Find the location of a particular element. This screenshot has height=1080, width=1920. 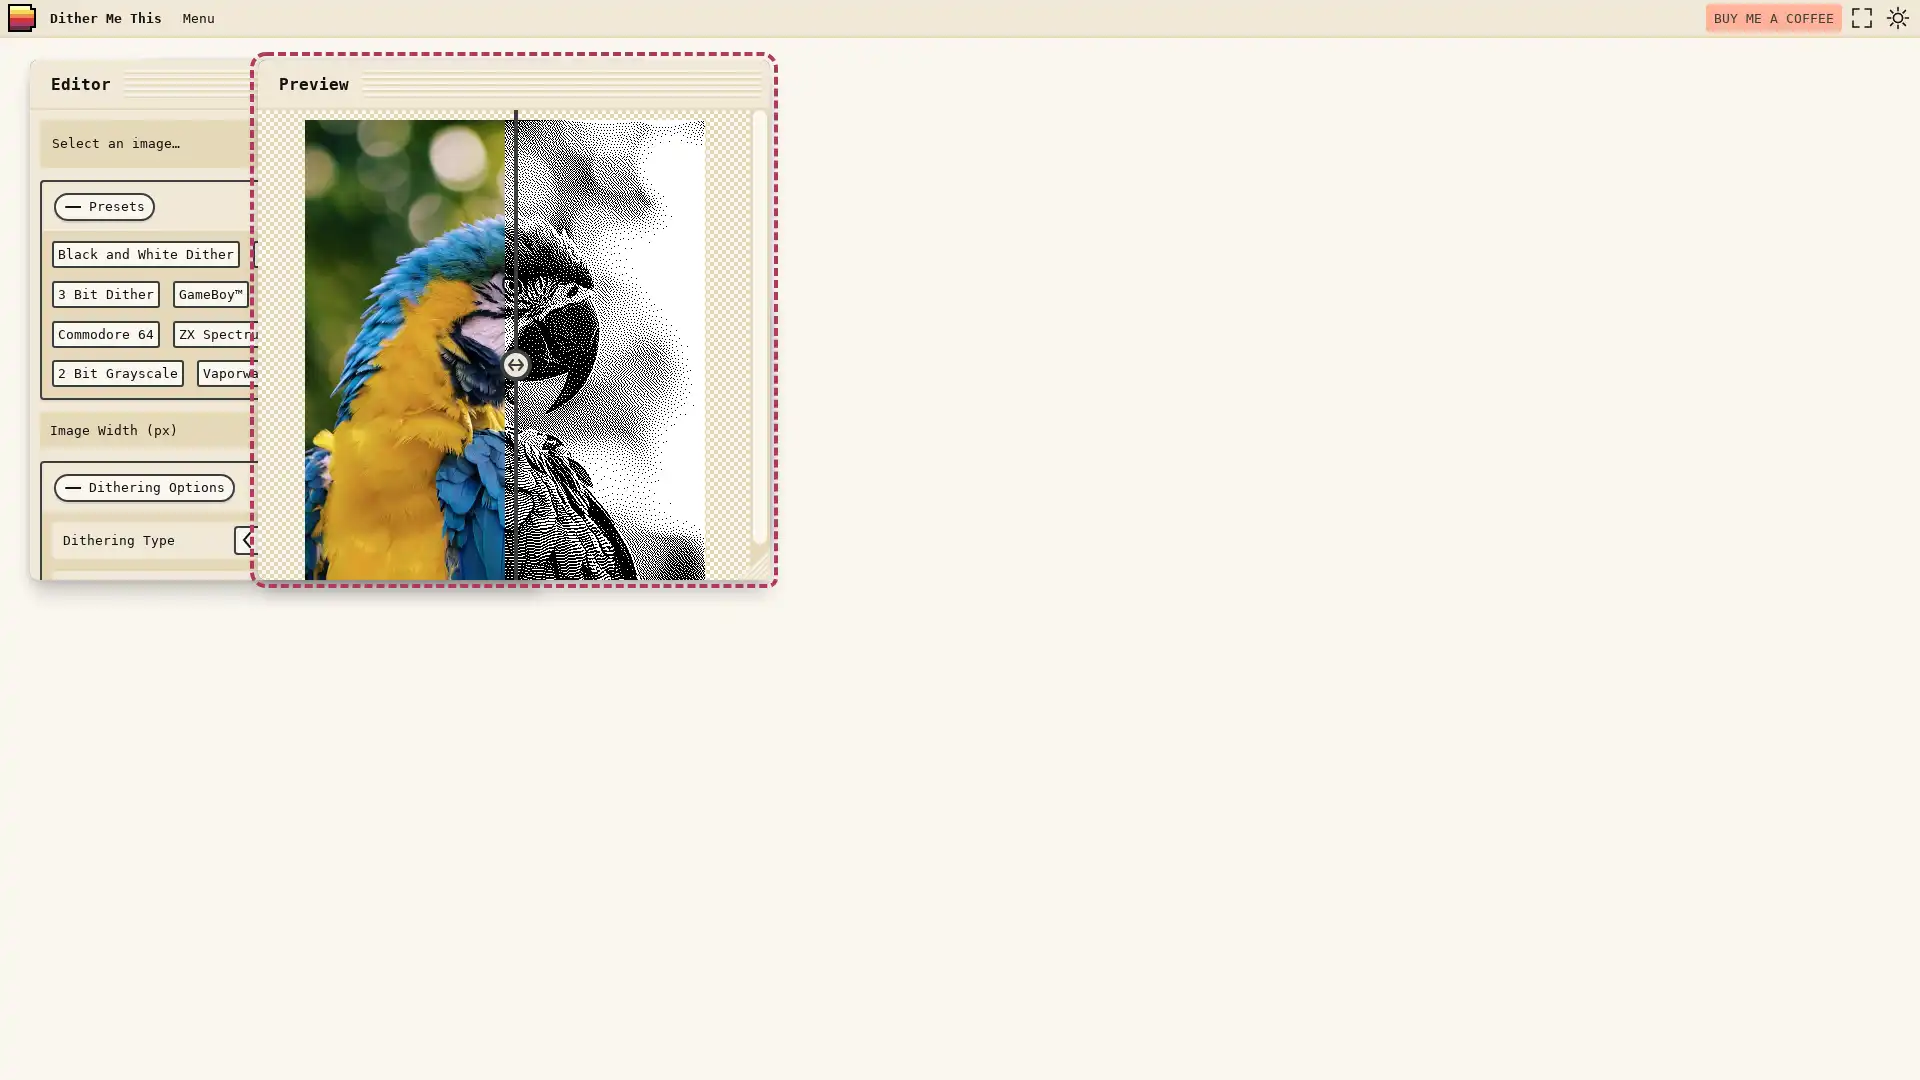

3 Bit Dither is located at coordinates (104, 293).